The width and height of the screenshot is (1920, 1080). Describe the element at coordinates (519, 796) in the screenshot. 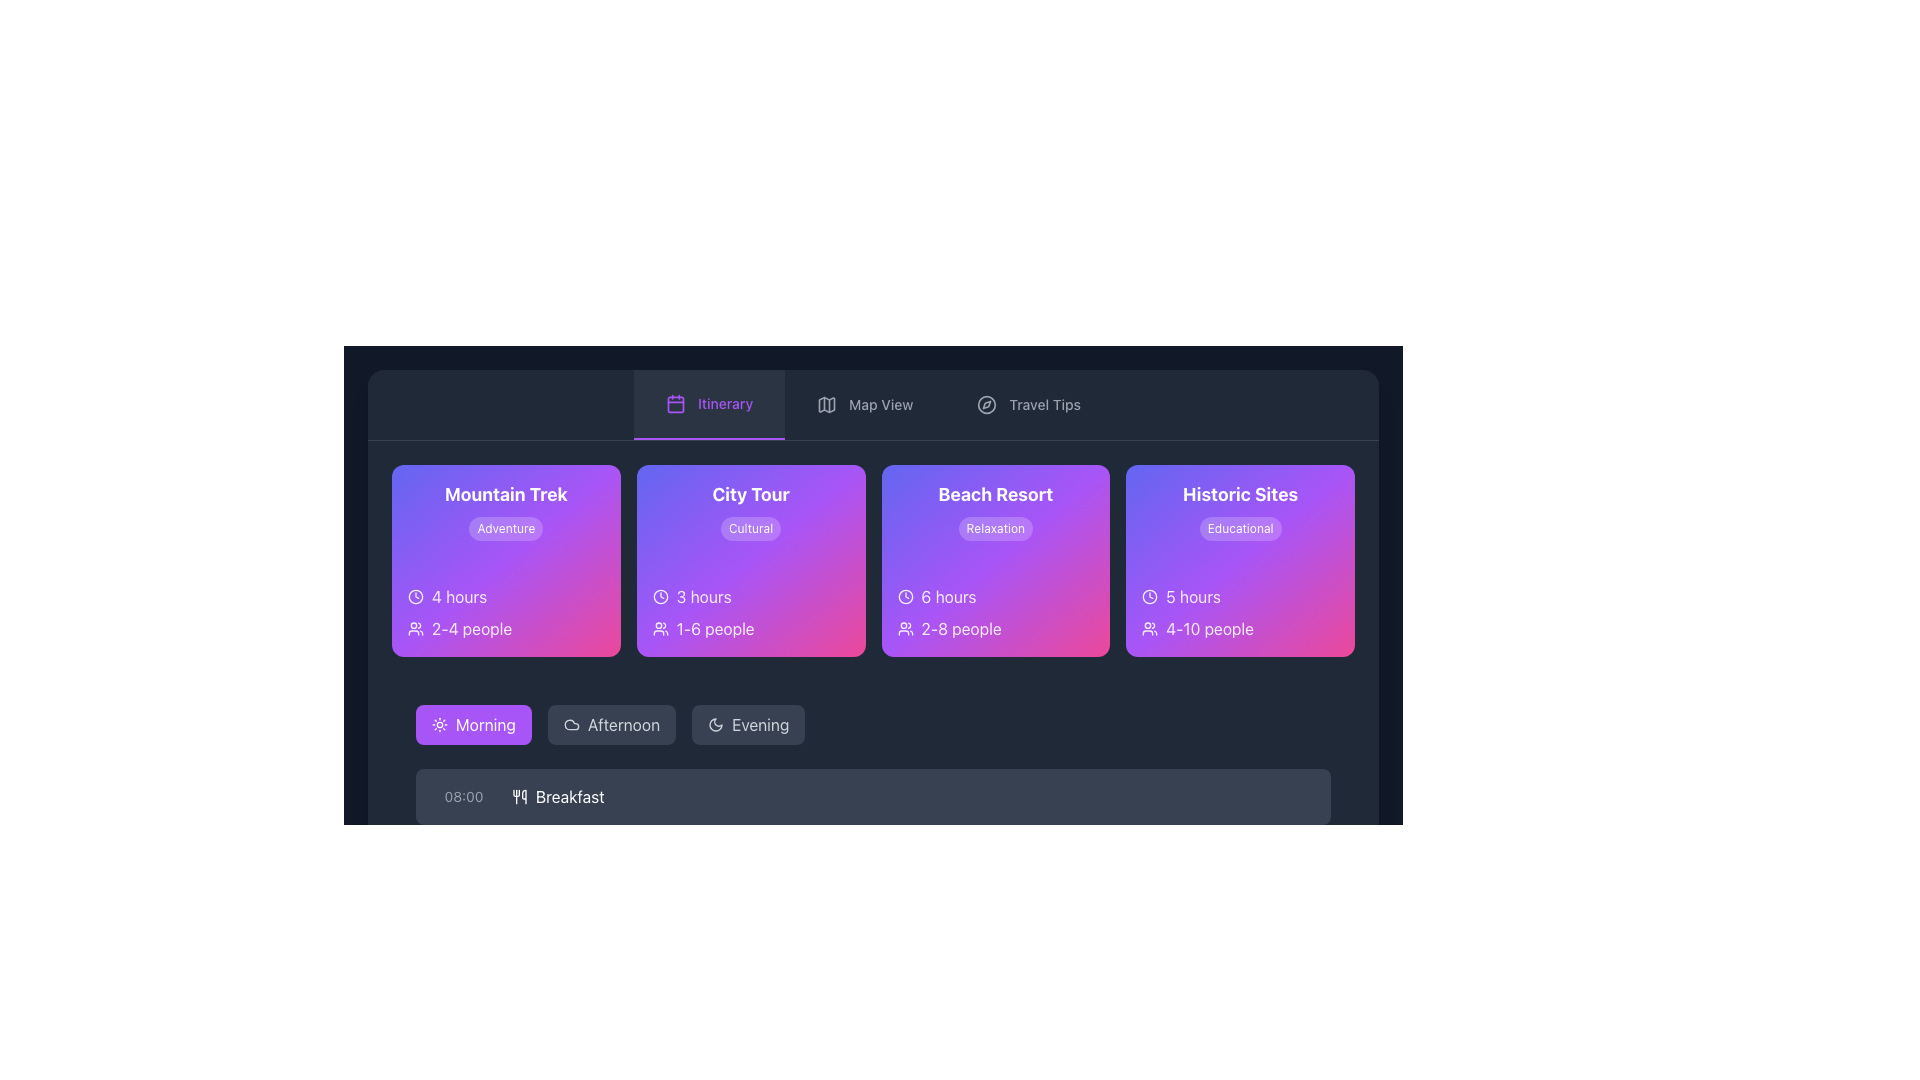

I see `the dining utensils icon` at that location.